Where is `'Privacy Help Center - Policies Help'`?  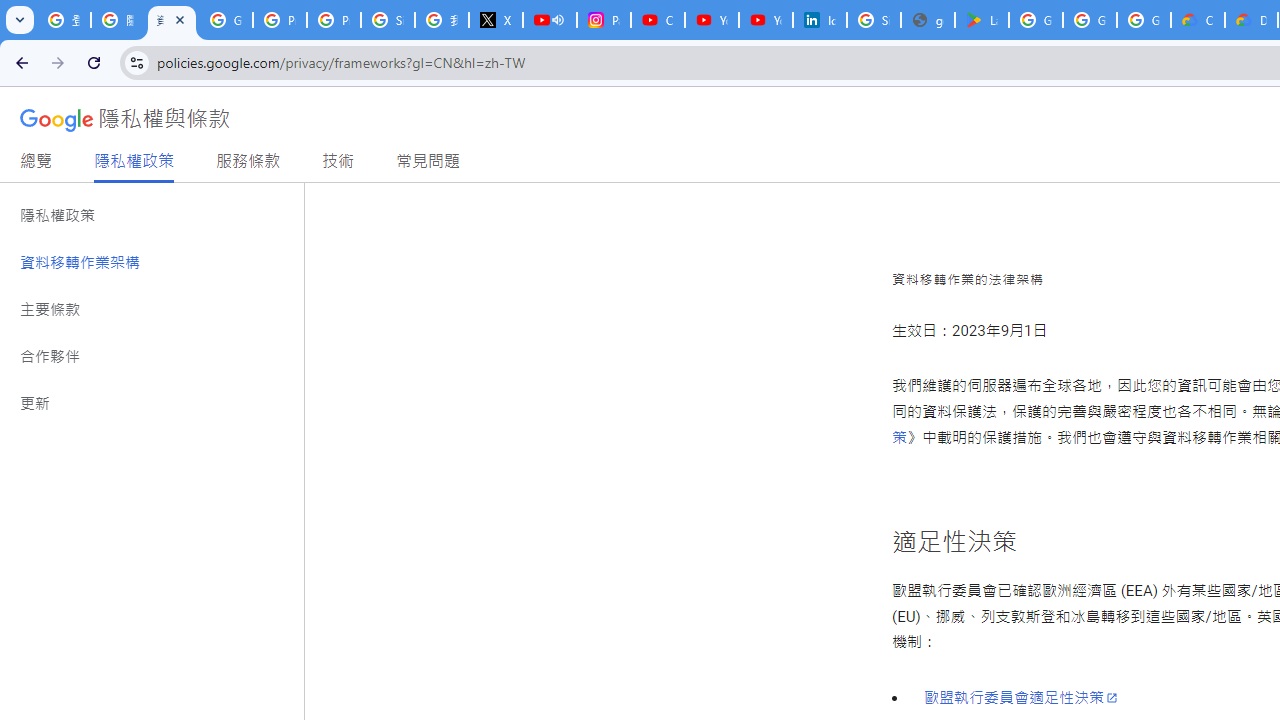
'Privacy Help Center - Policies Help' is located at coordinates (279, 20).